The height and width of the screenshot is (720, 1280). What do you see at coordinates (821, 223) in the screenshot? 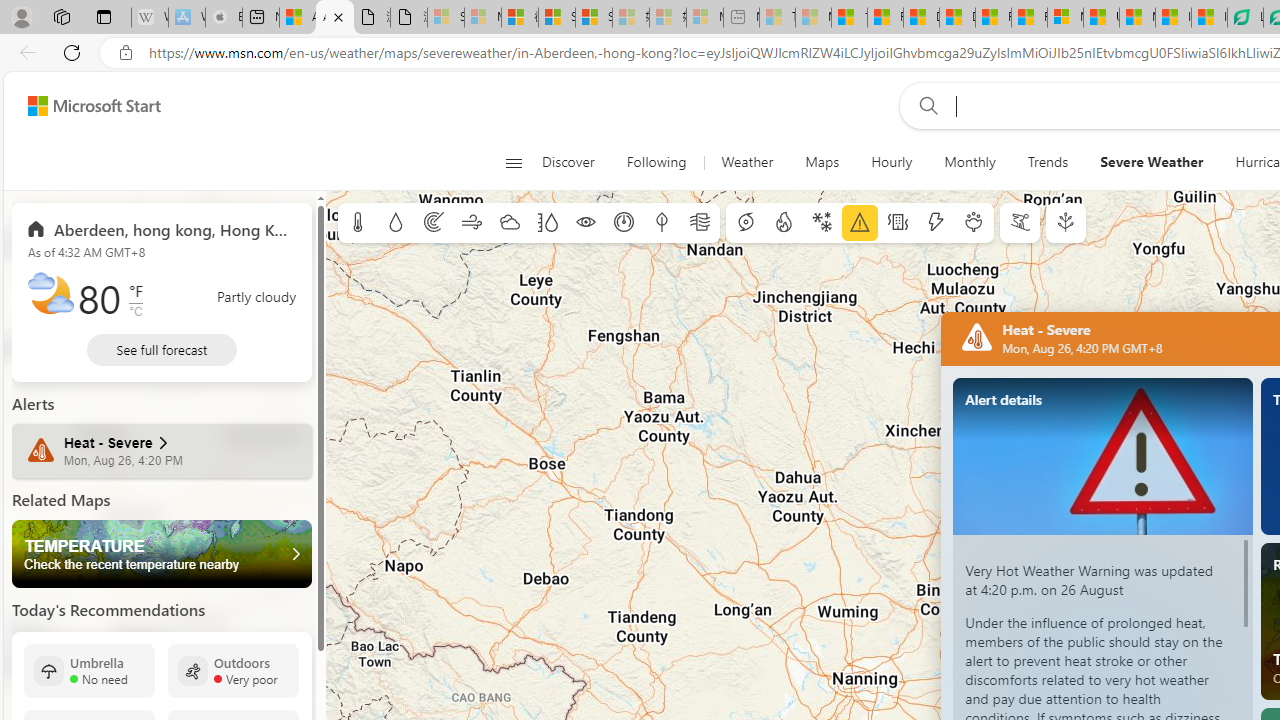
I see `'Winter weather'` at bounding box center [821, 223].